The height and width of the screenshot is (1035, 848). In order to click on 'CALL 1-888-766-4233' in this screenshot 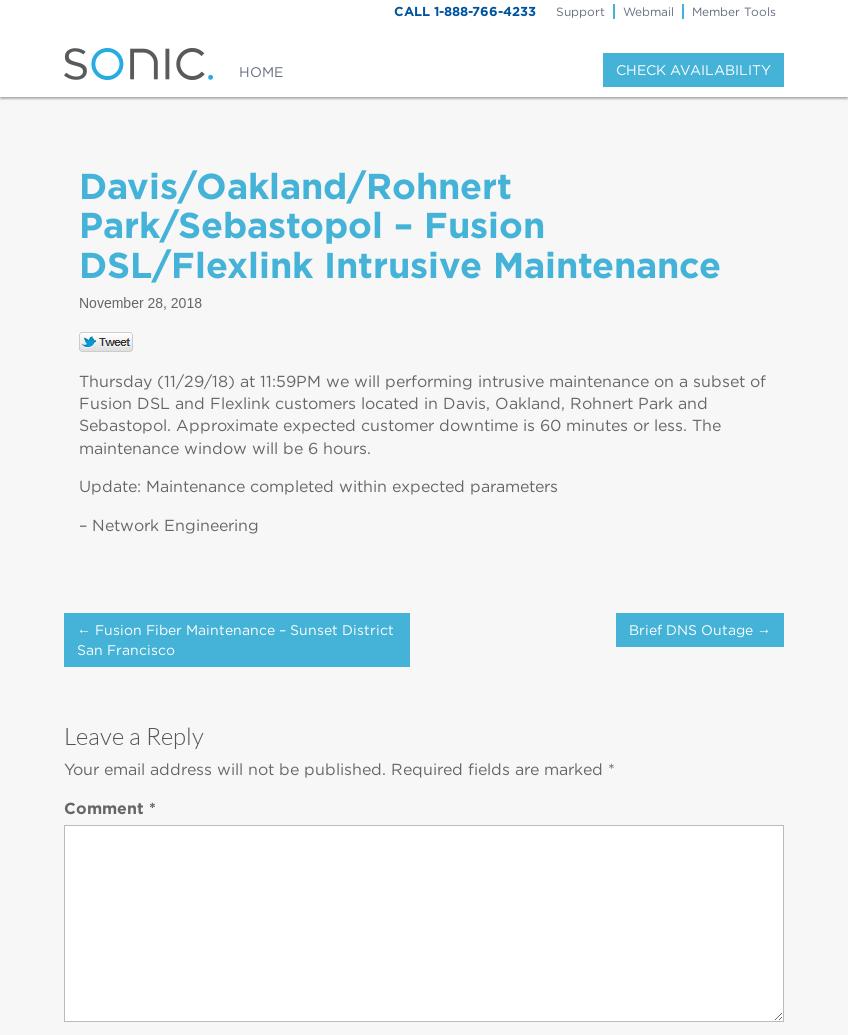, I will do `click(463, 11)`.